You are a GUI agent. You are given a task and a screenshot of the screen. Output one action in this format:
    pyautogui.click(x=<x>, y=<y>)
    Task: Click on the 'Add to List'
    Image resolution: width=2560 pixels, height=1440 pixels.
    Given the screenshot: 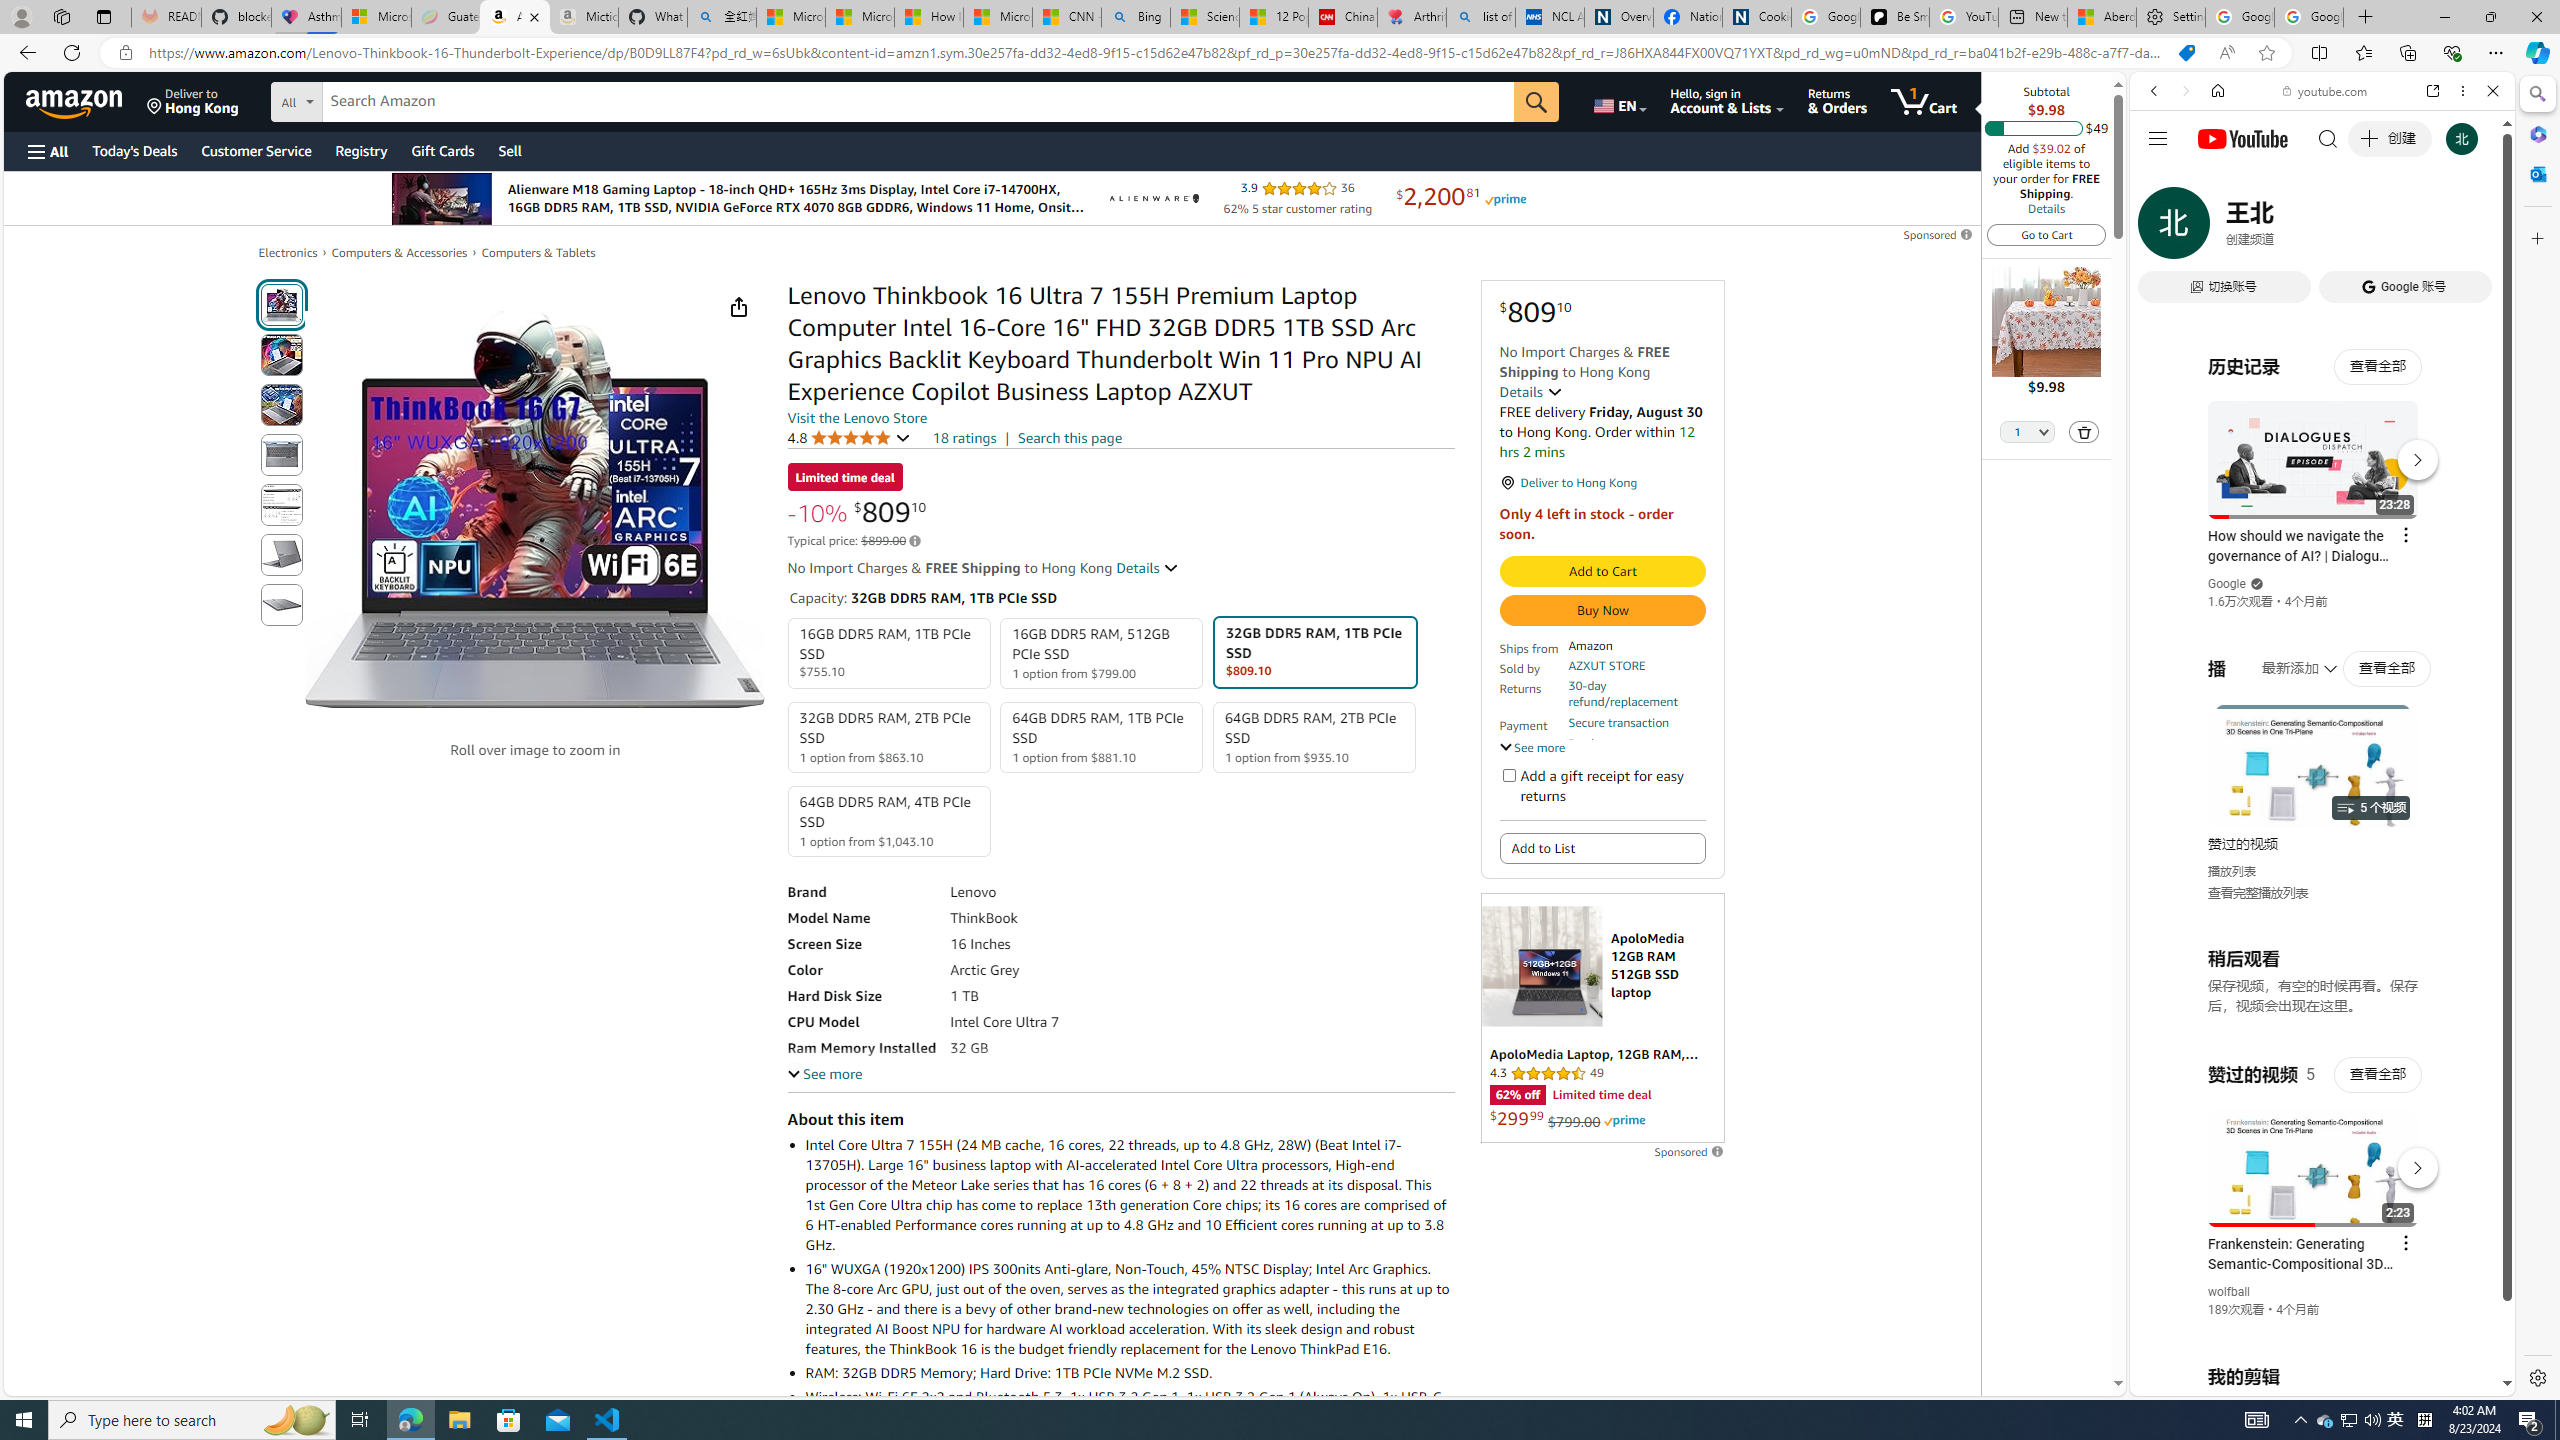 What is the action you would take?
    pyautogui.click(x=1602, y=847)
    